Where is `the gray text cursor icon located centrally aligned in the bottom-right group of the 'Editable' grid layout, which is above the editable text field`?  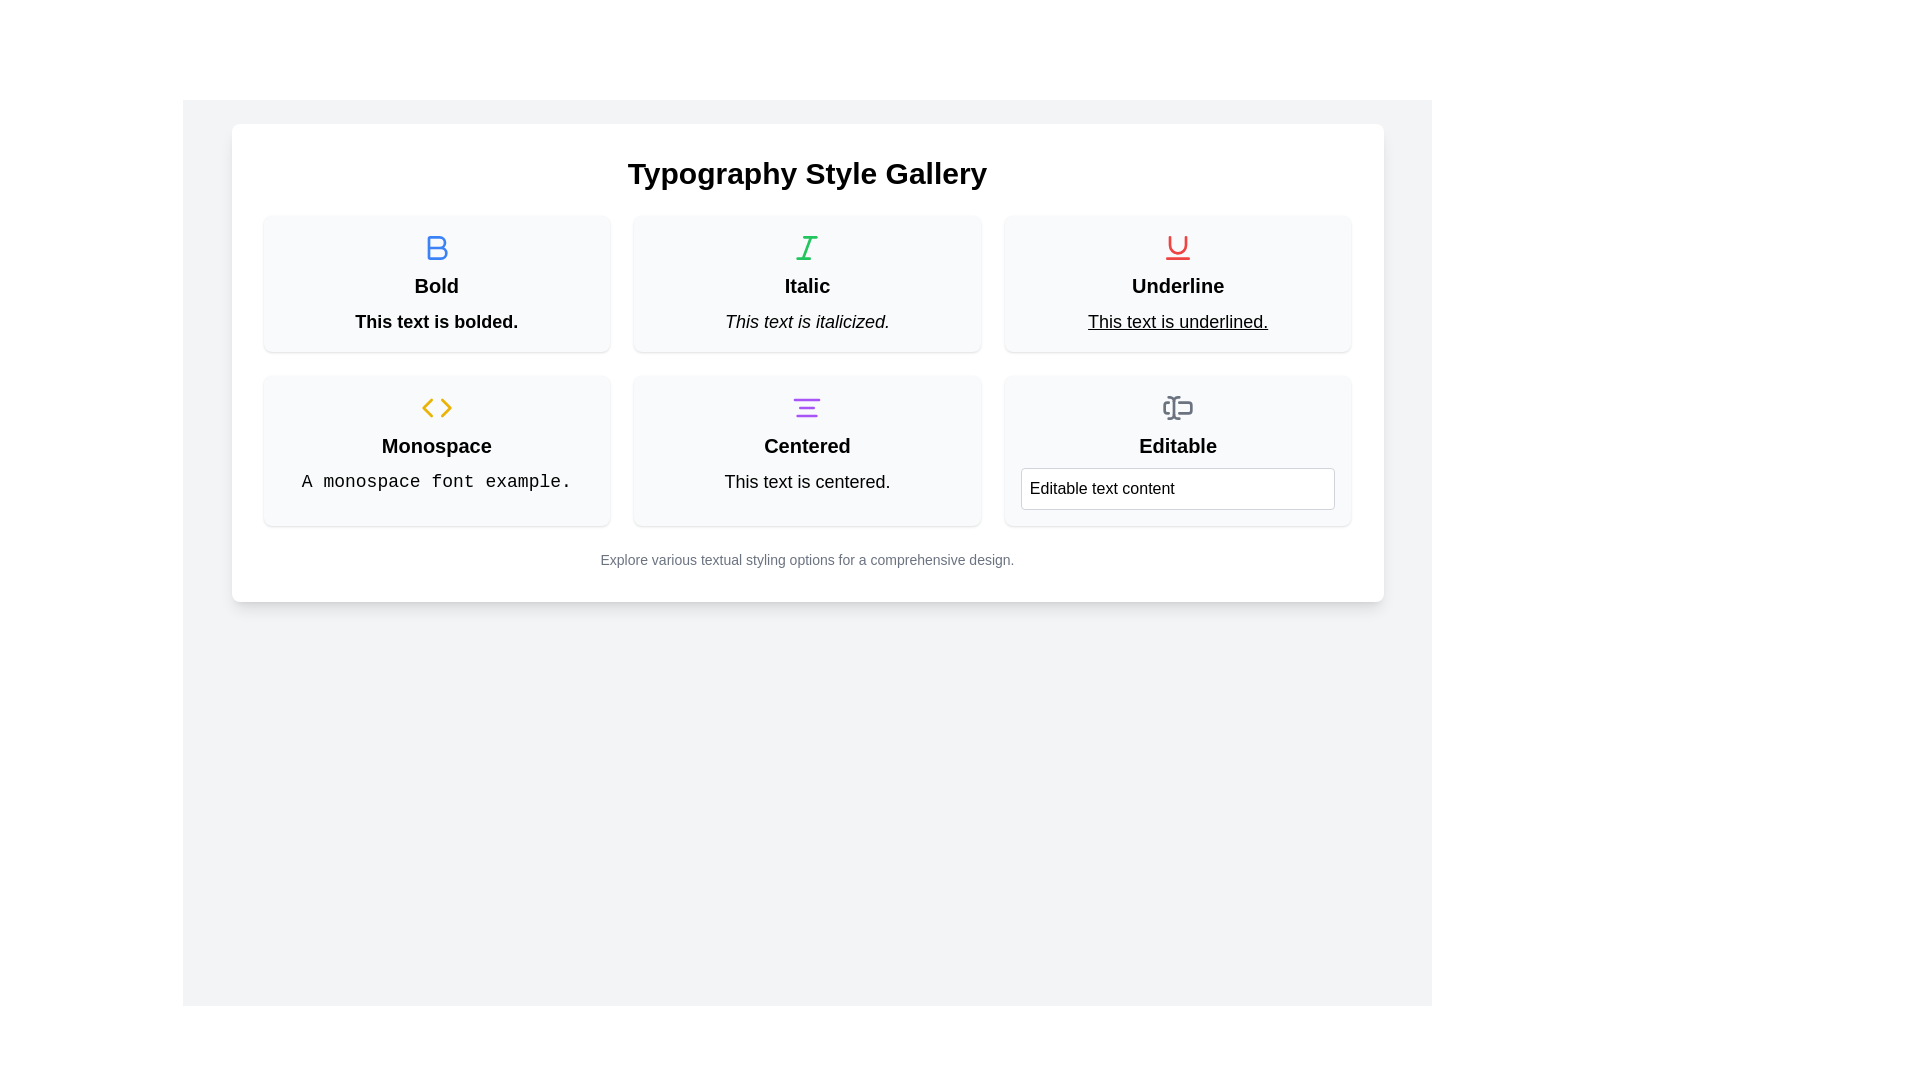
the gray text cursor icon located centrally aligned in the bottom-right group of the 'Editable' grid layout, which is above the editable text field is located at coordinates (1178, 407).